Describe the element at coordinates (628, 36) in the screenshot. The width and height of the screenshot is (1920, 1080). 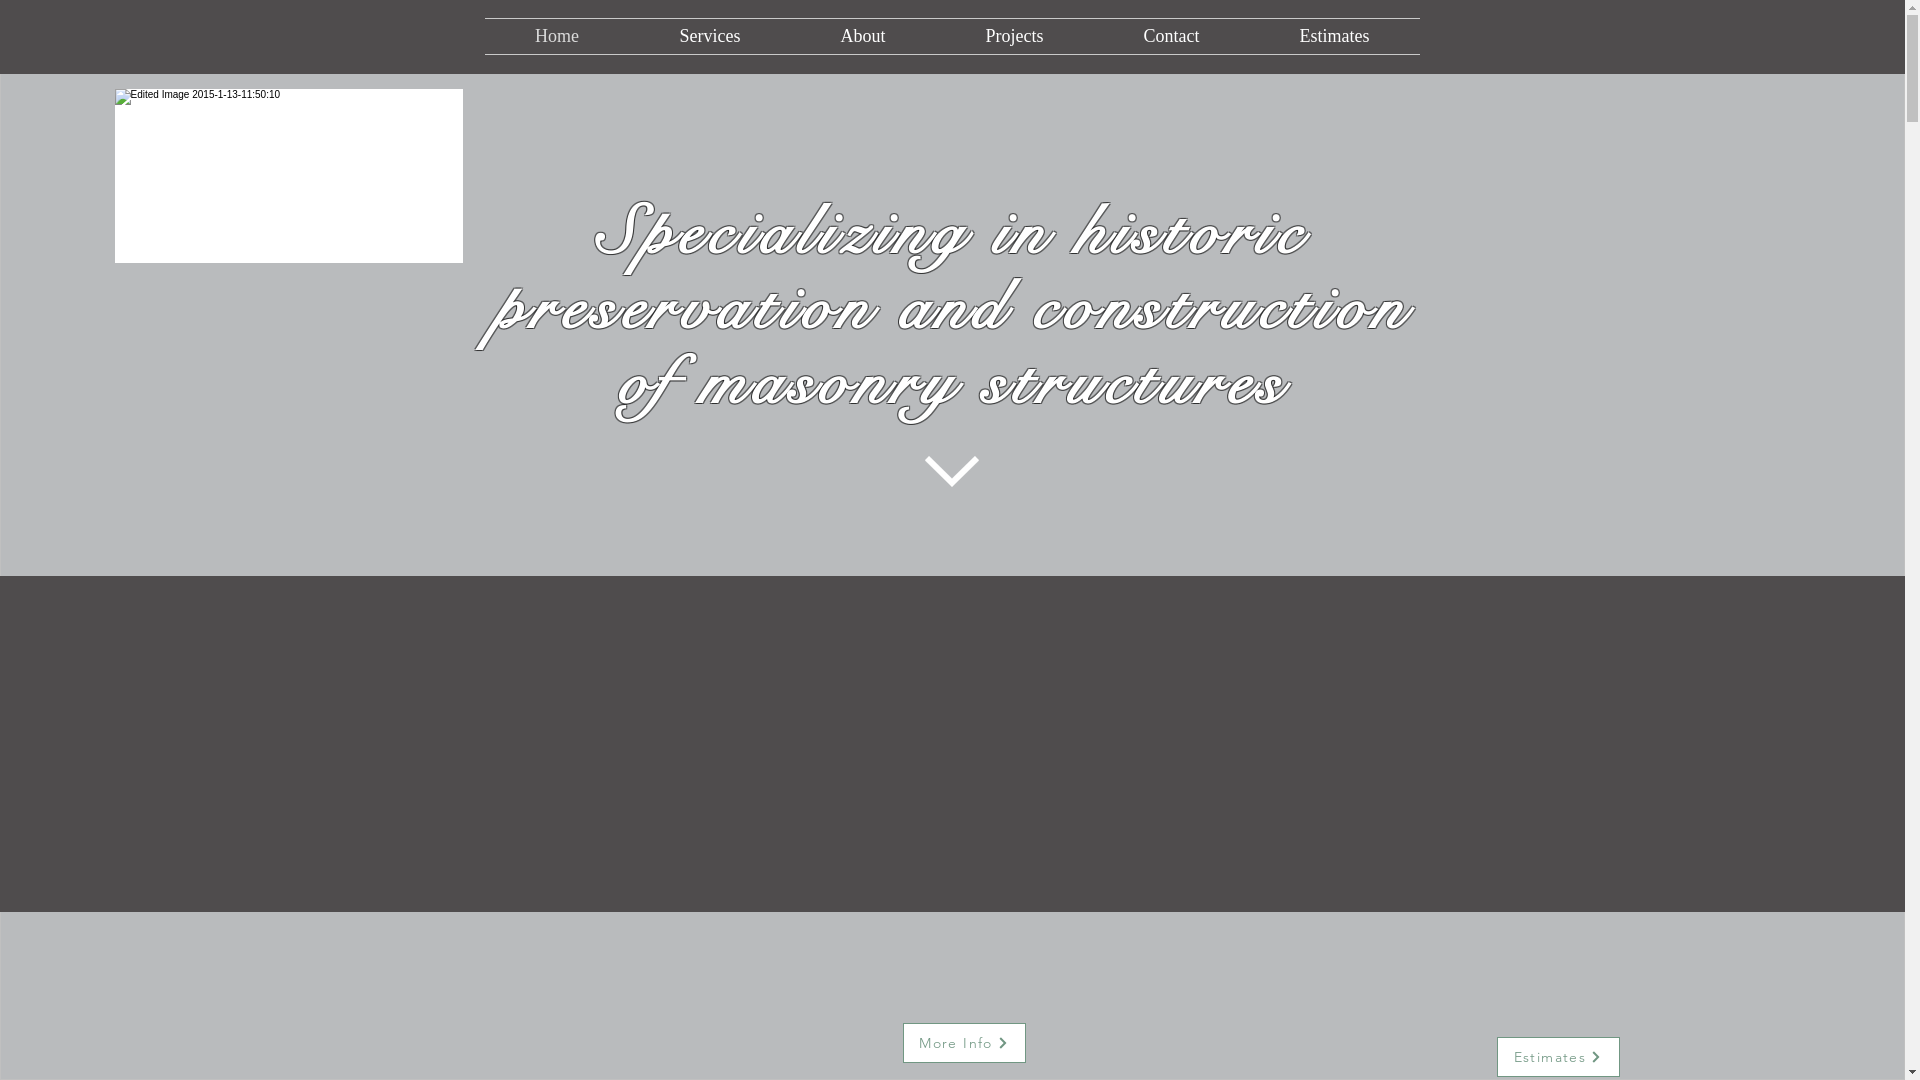
I see `'Services'` at that location.